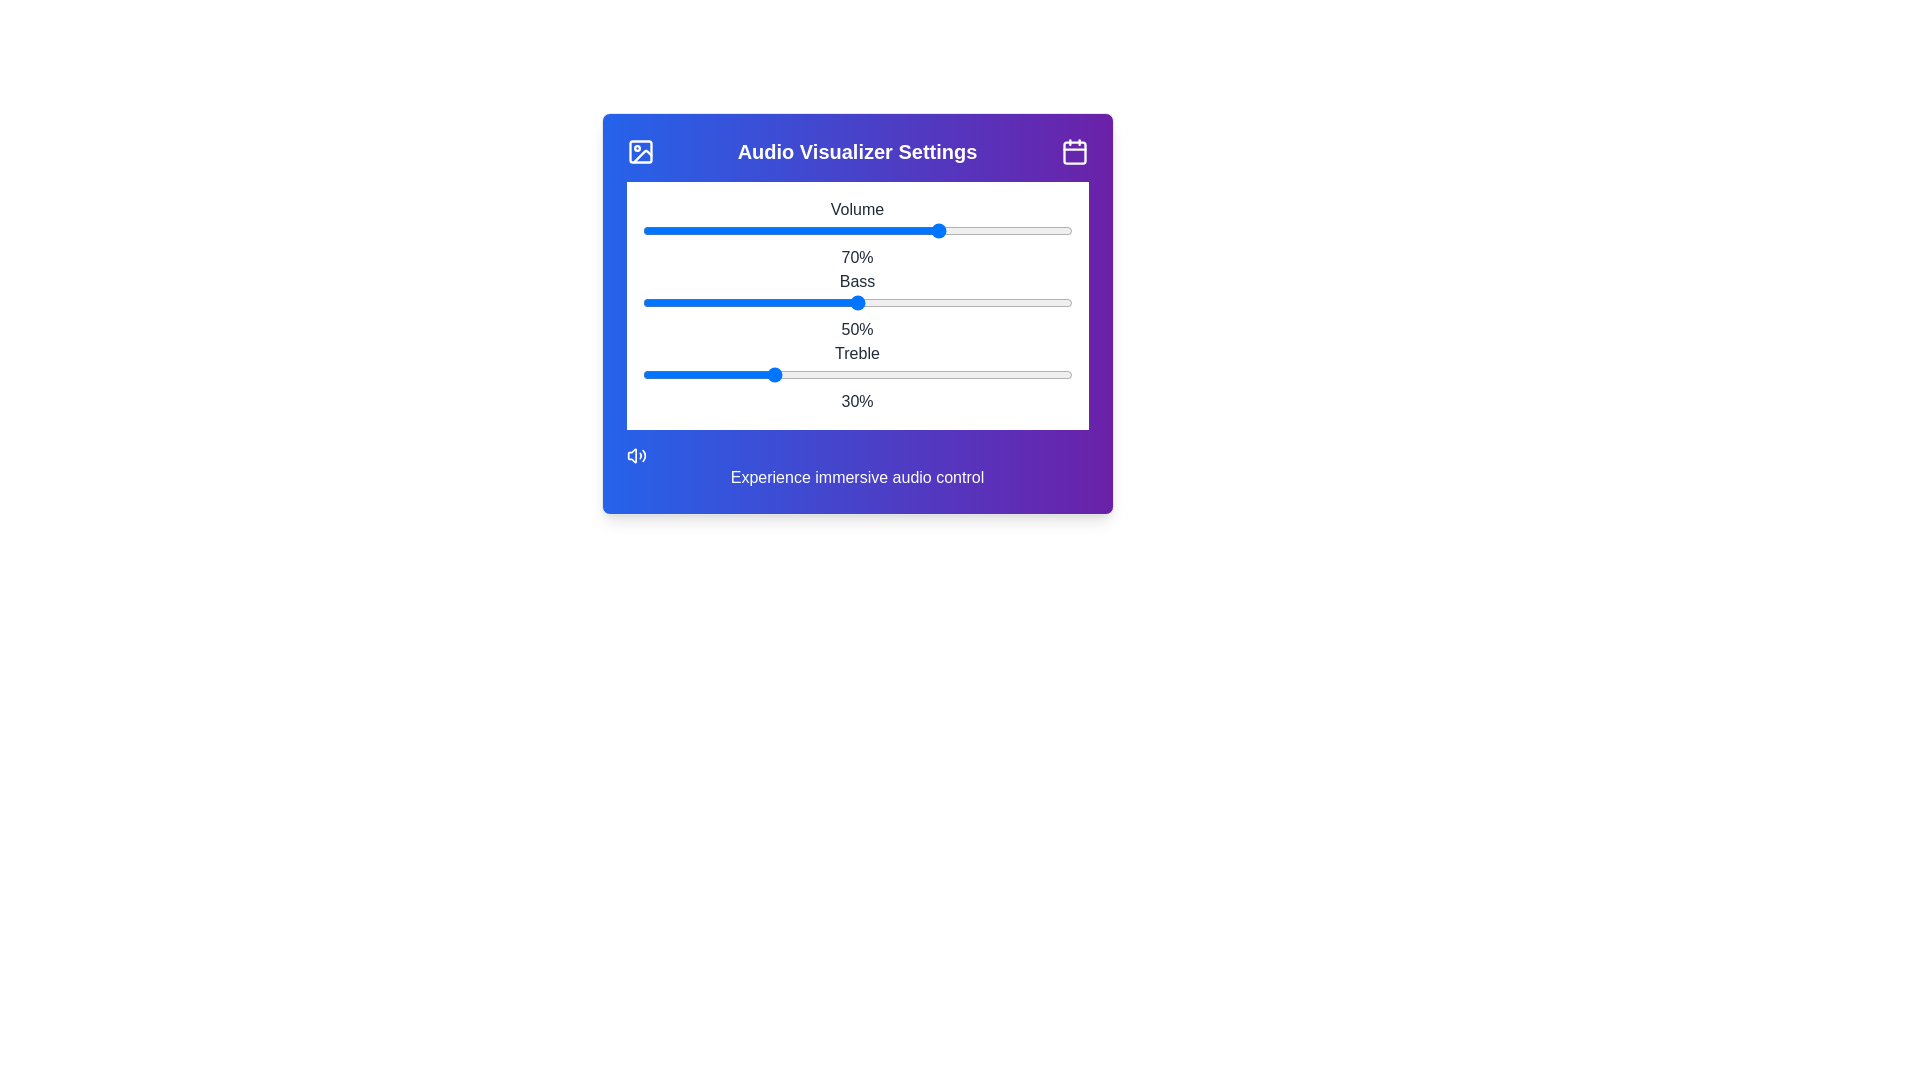 Image resolution: width=1920 pixels, height=1080 pixels. Describe the element at coordinates (902, 230) in the screenshot. I see `the volume slider to set the volume to 61%` at that location.